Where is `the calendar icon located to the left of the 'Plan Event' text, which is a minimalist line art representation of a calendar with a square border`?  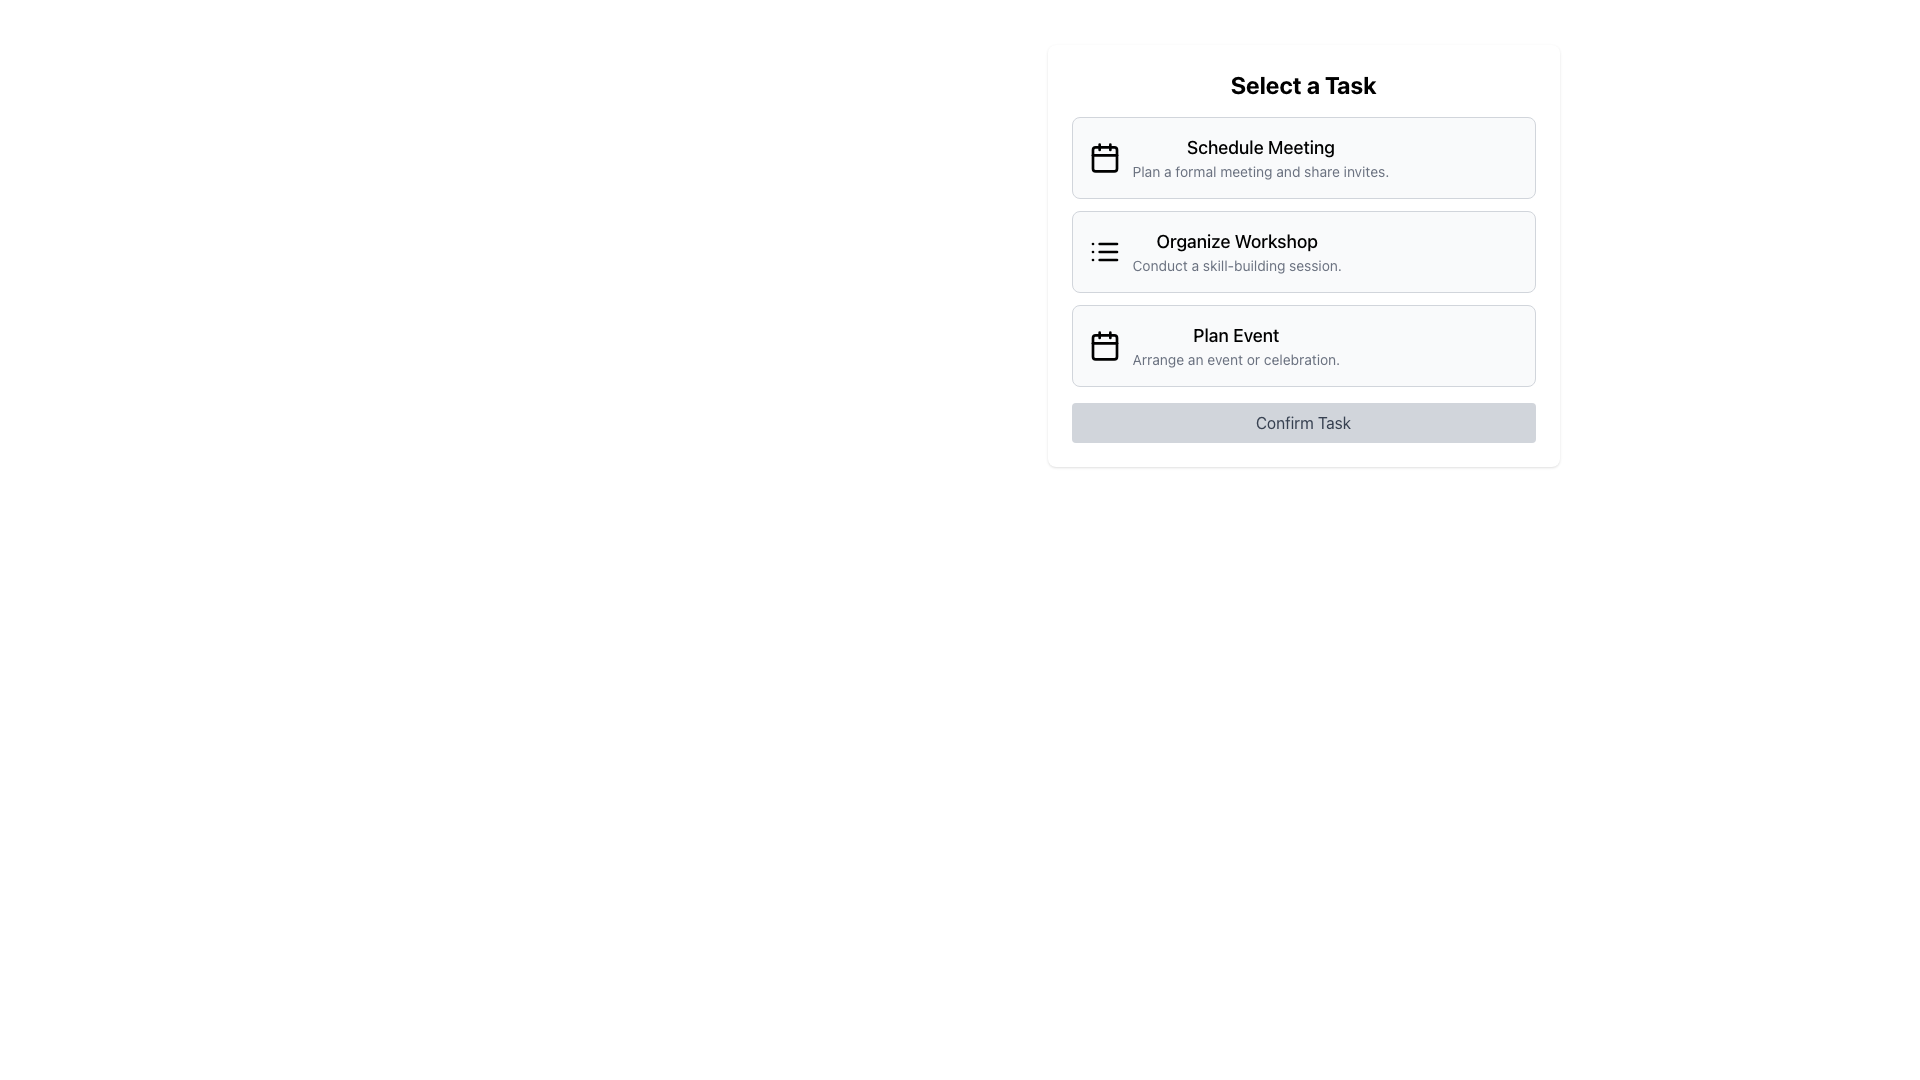 the calendar icon located to the left of the 'Plan Event' text, which is a minimalist line art representation of a calendar with a square border is located at coordinates (1103, 345).